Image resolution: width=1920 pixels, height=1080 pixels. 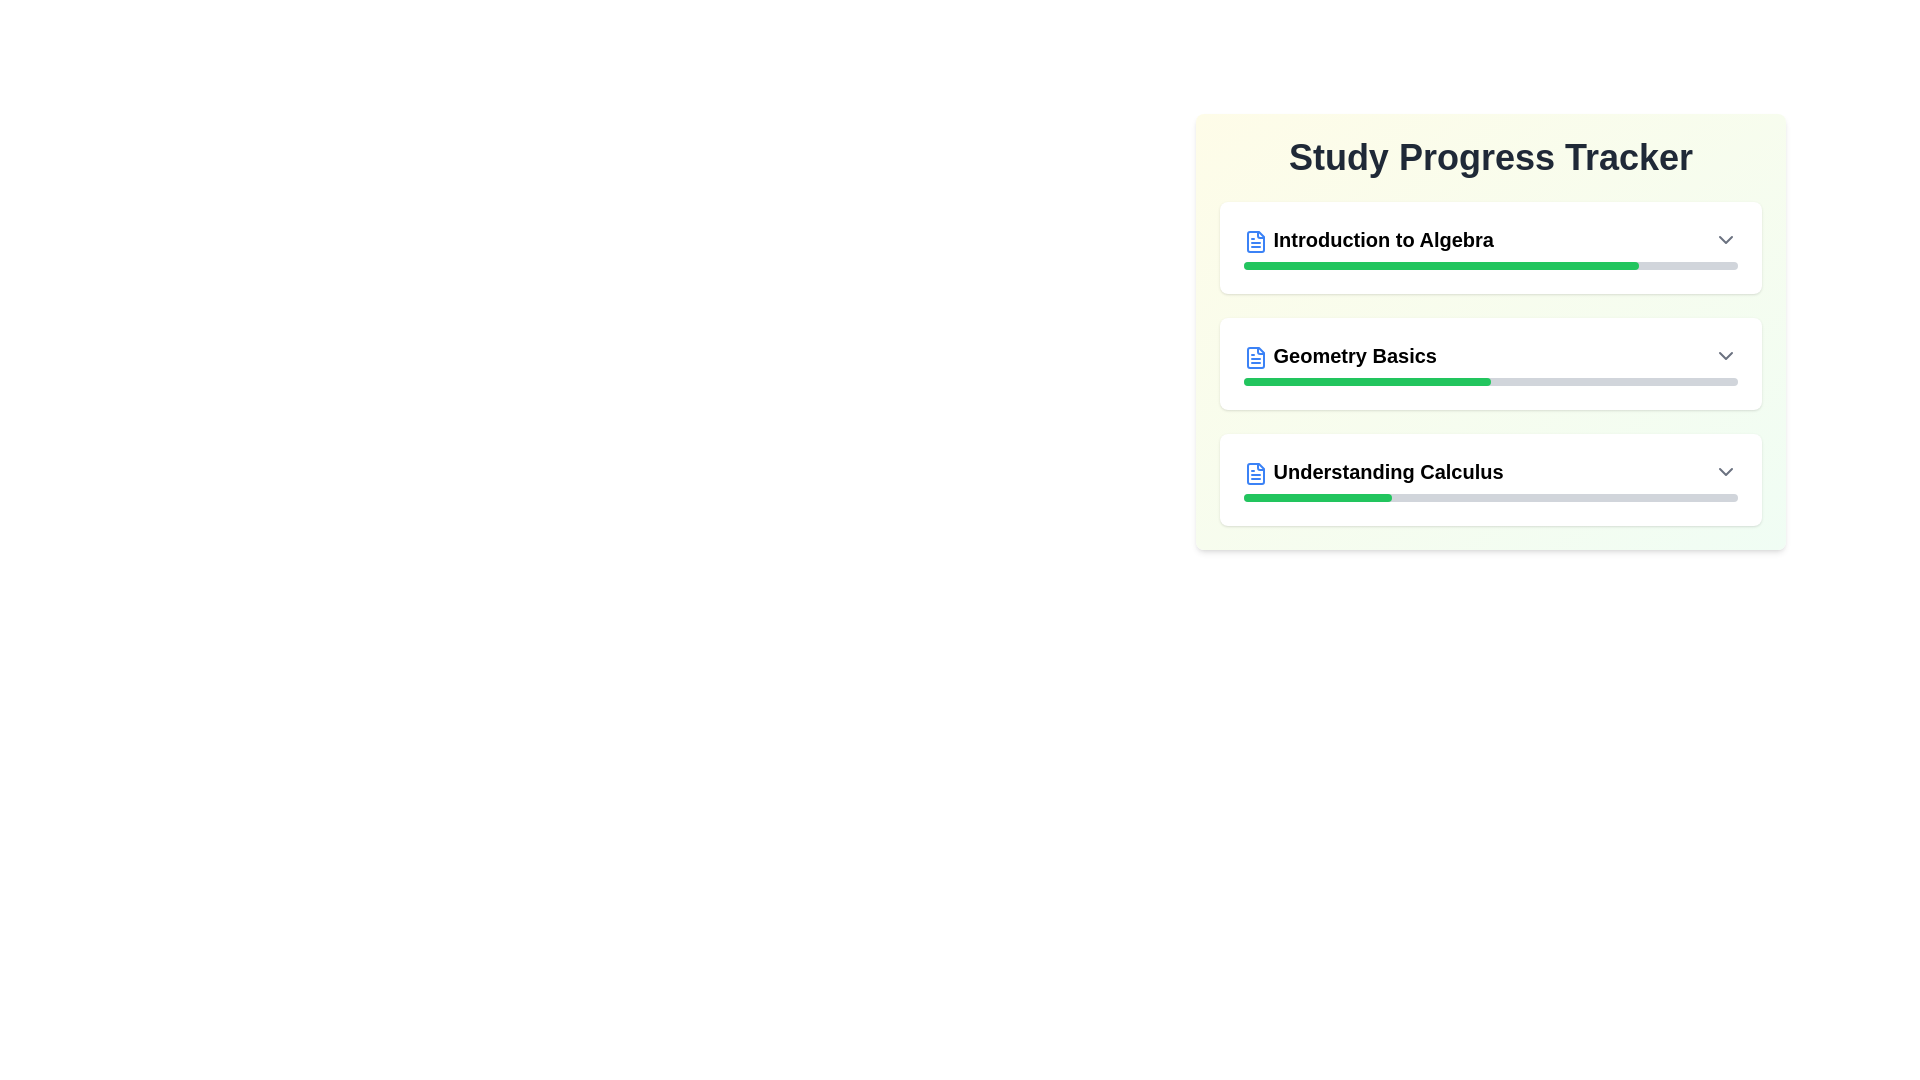 What do you see at coordinates (1255, 356) in the screenshot?
I see `the graphical icon representing a document or text file, which is styled in blue and white, located to the left of the 'Geometry Basics' title in the 'Study Progress Tracker' section` at bounding box center [1255, 356].